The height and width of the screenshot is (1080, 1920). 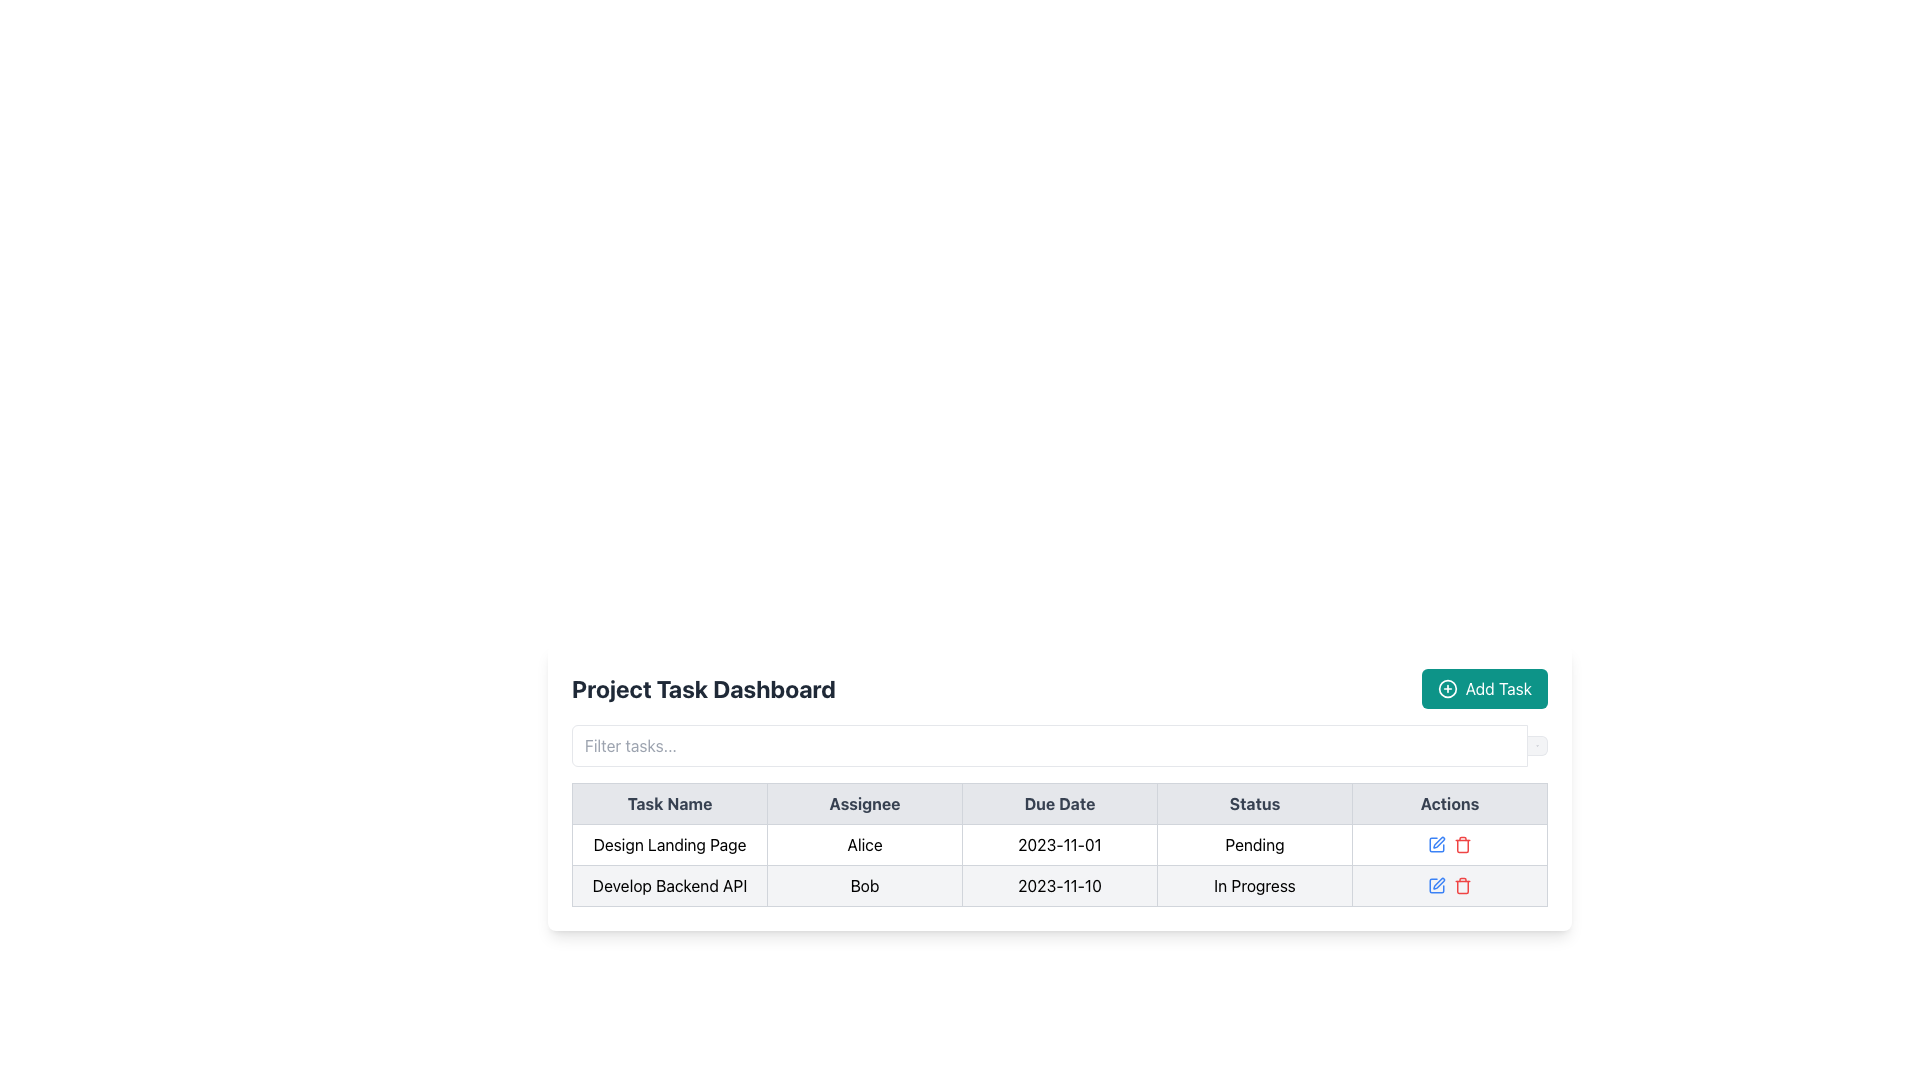 I want to click on the Icon Component, which is a rectangular design with rounded corners located in the far right section of the 'Actions' column in the task table, so click(x=1435, y=885).